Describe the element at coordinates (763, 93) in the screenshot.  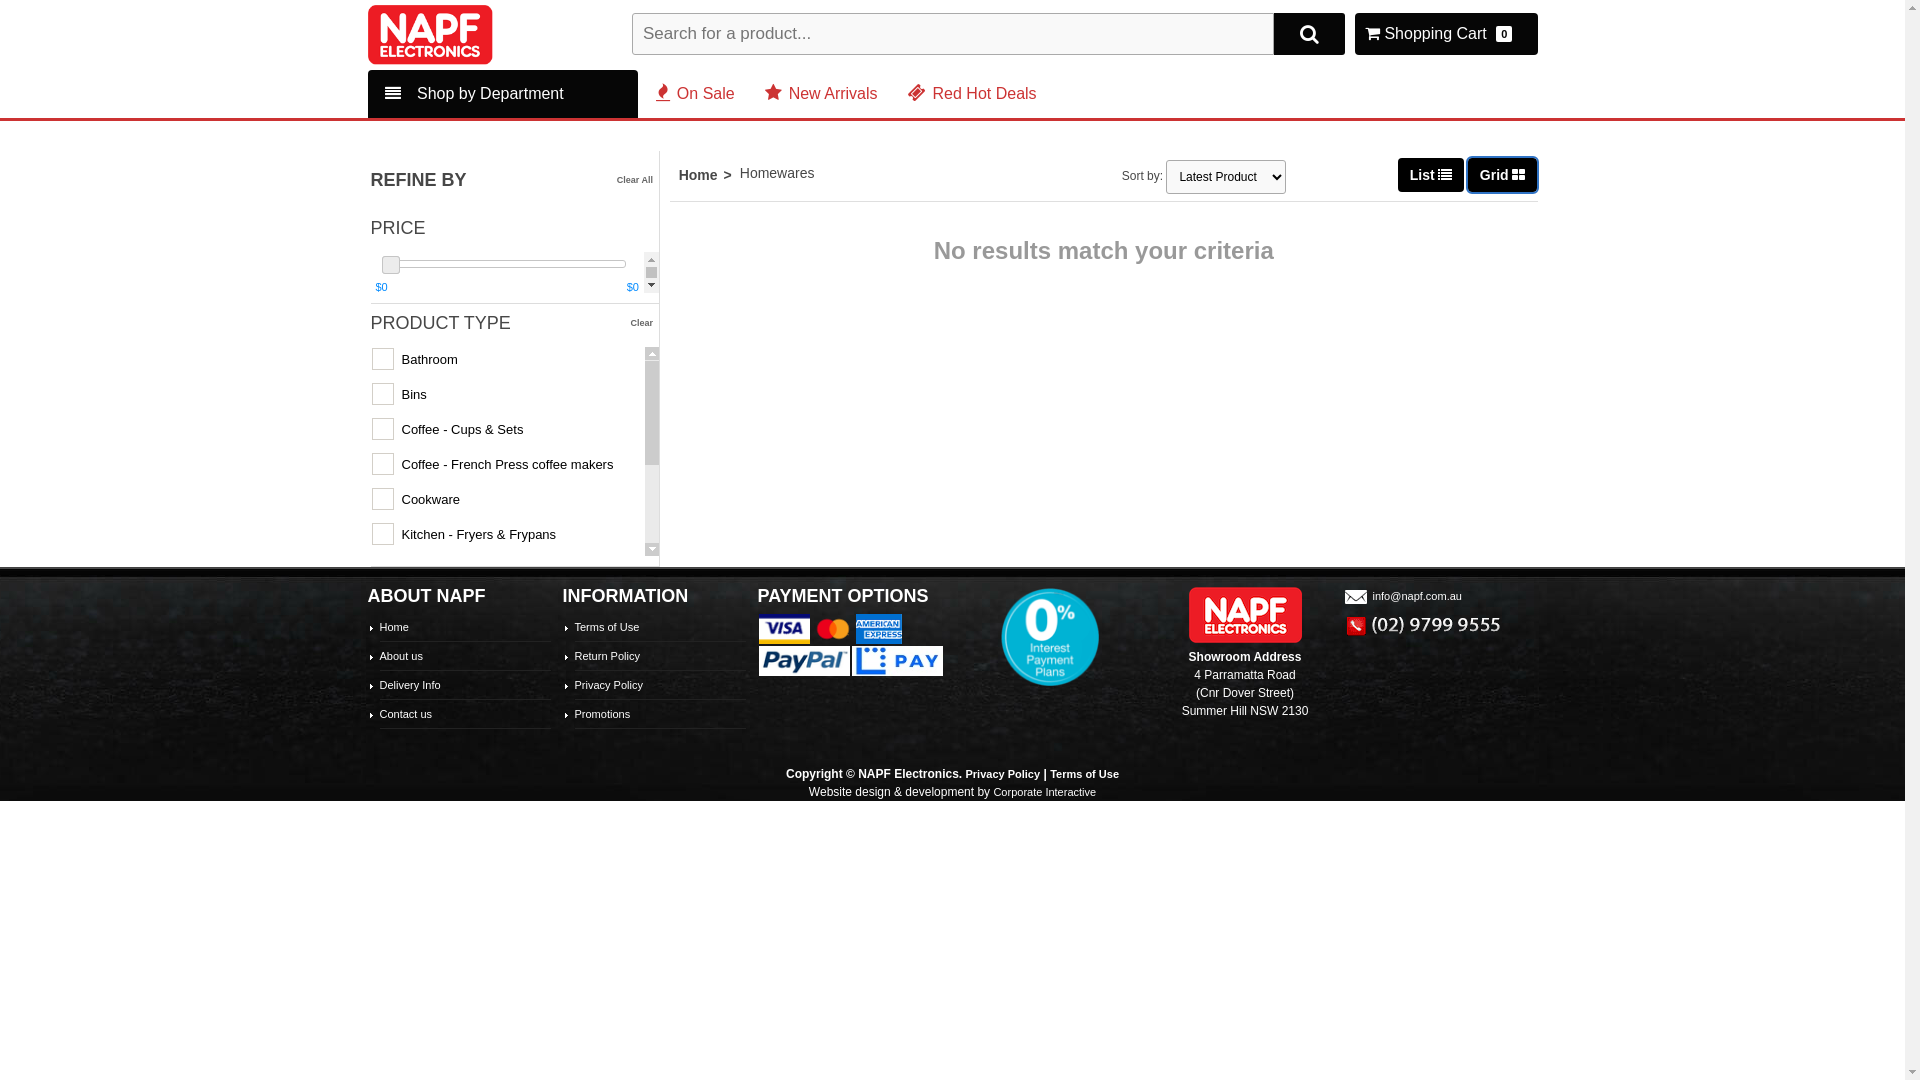
I see `'New Arrivals'` at that location.